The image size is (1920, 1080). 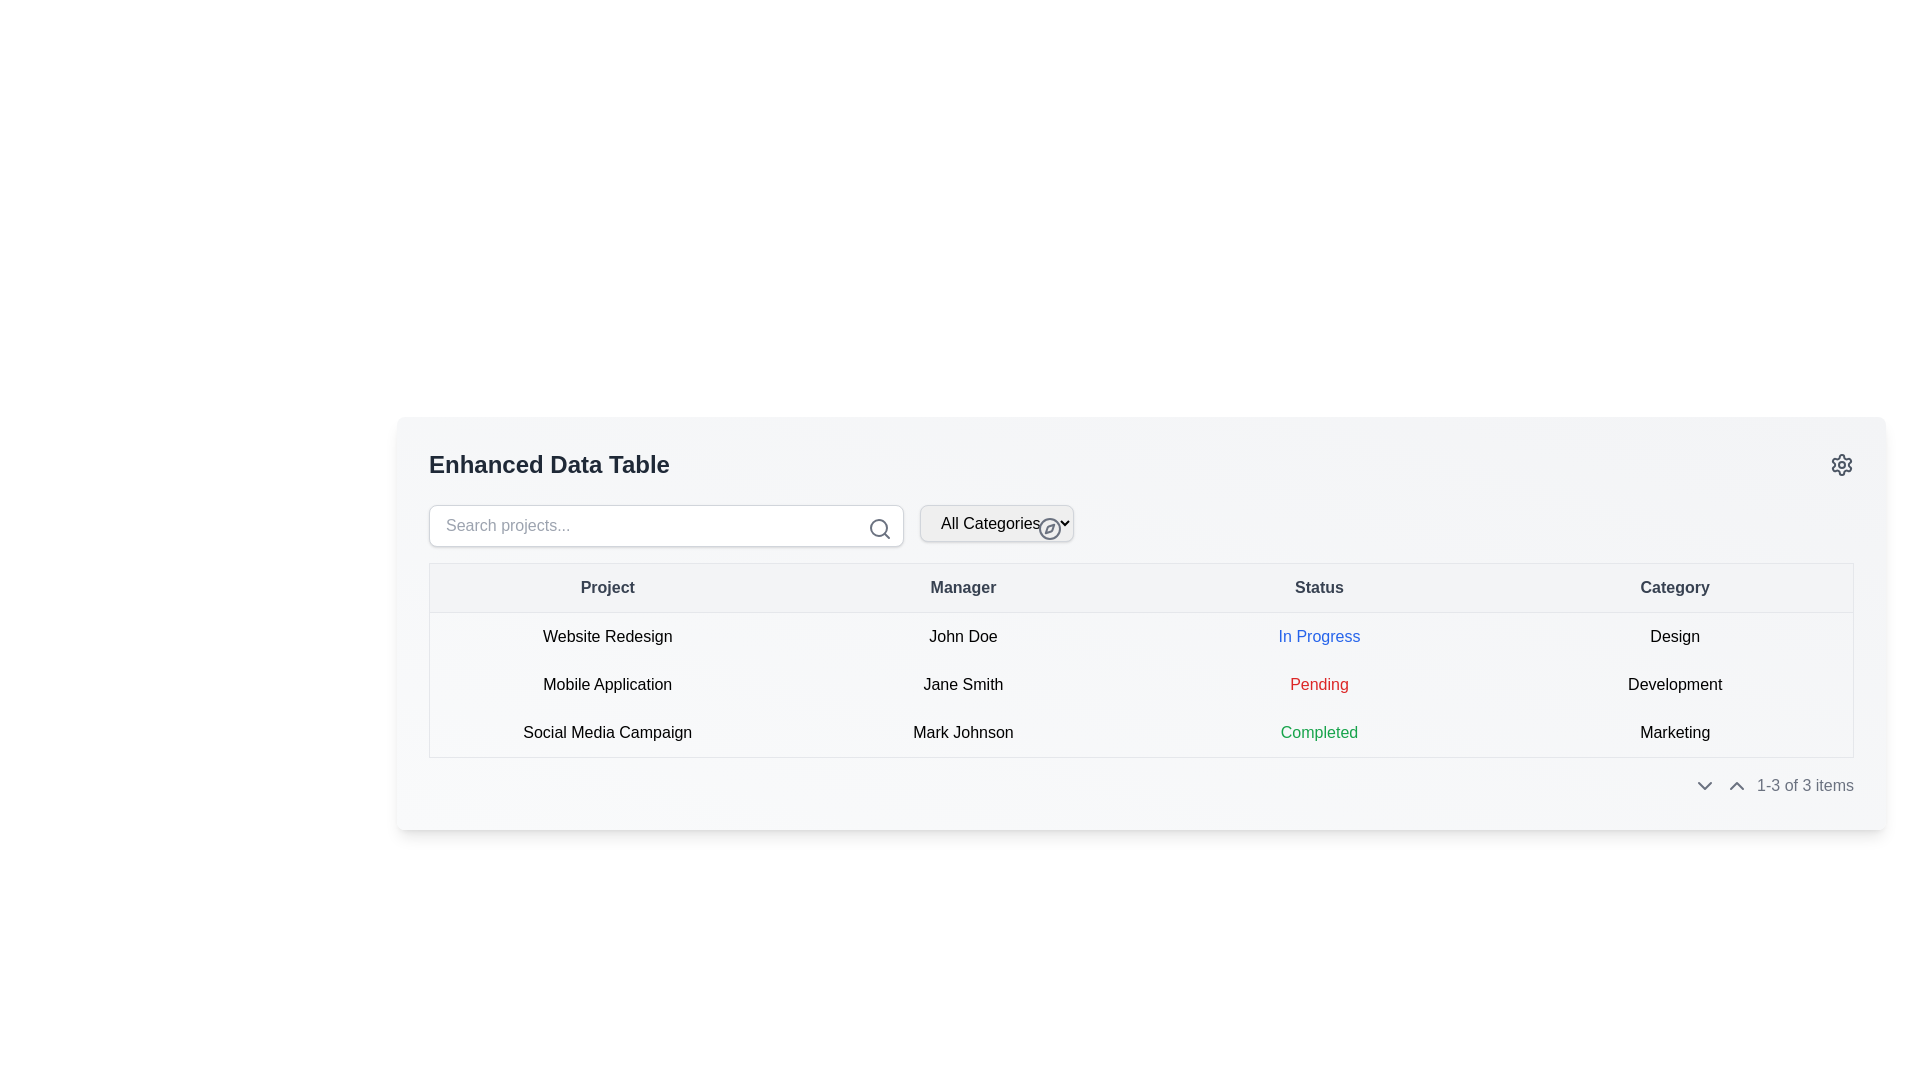 I want to click on the 'Pending' status text label for the 'Mobile Application' project managed by 'Jane Smith' located in the third column of the second row under the 'Status' header, so click(x=1319, y=684).